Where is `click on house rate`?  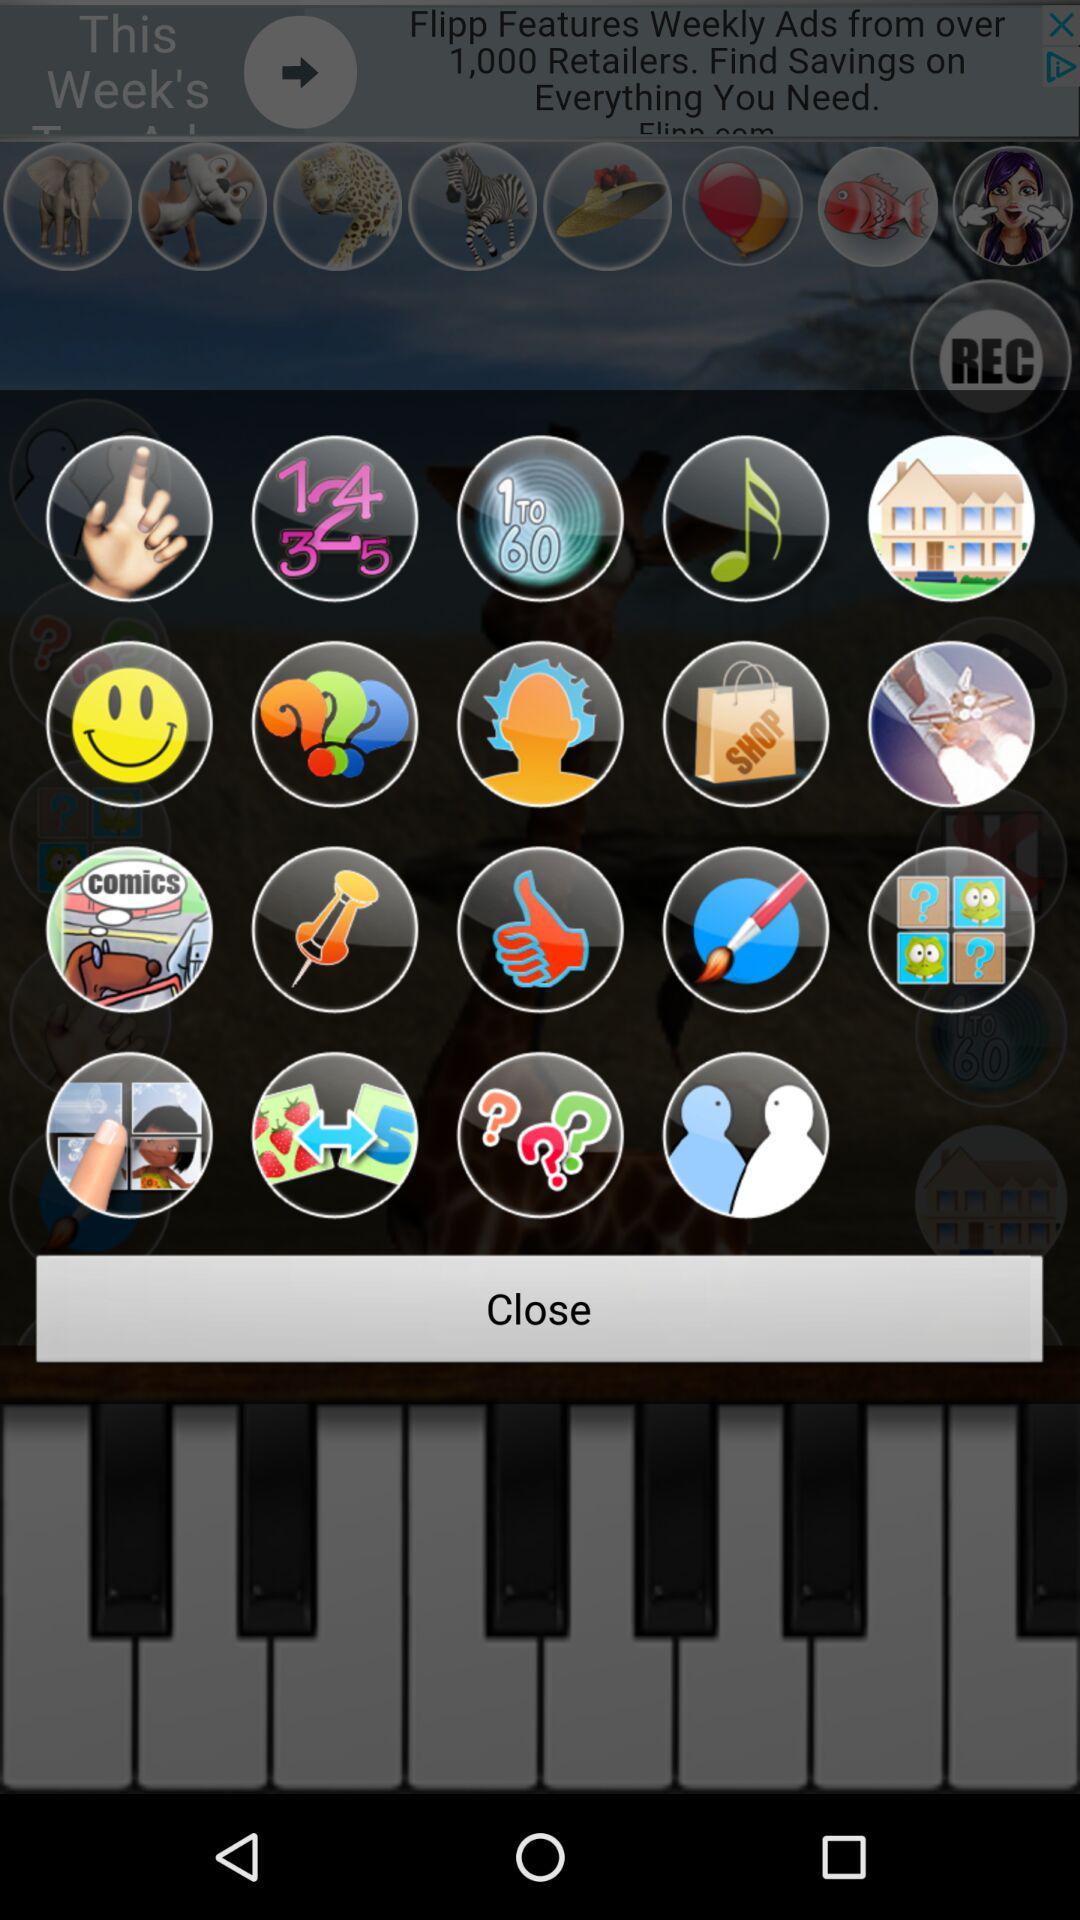
click on house rate is located at coordinates (950, 518).